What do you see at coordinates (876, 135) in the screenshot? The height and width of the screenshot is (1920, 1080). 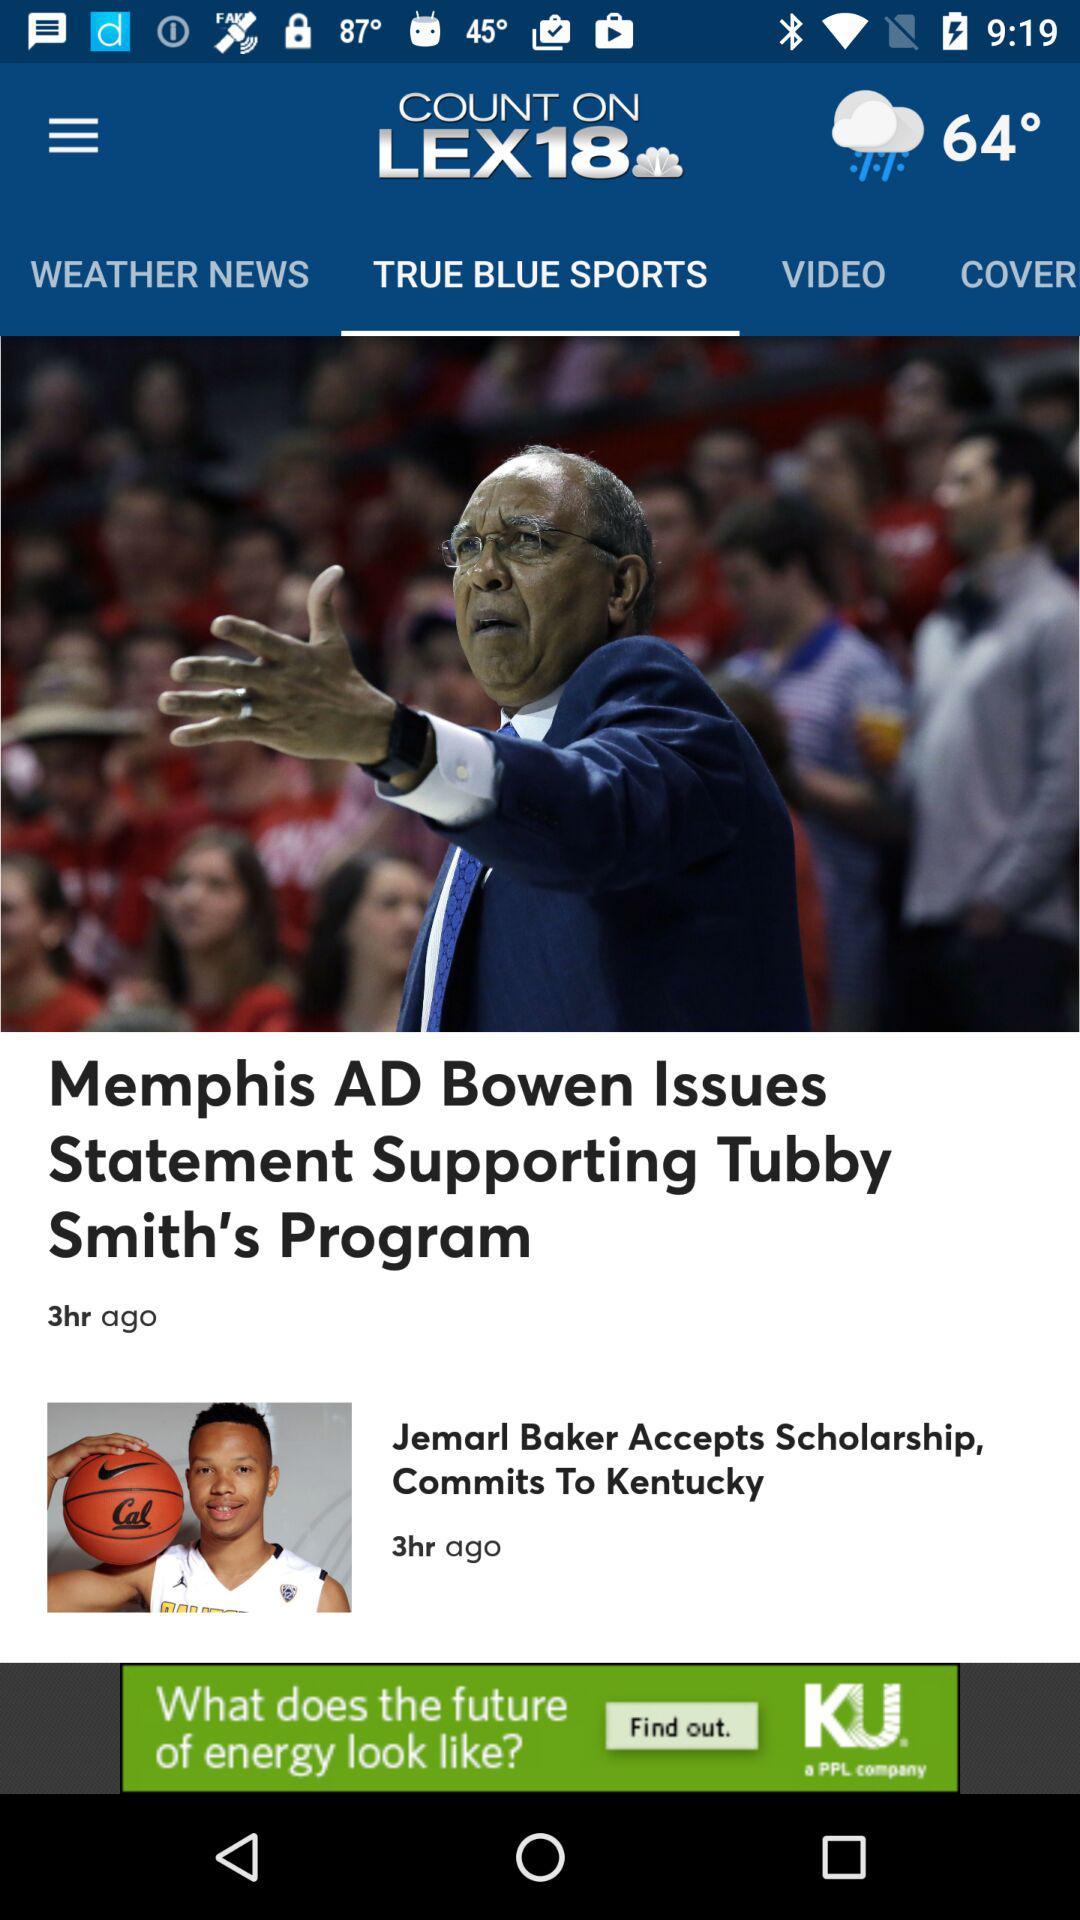 I see `the button is used to know weather` at bounding box center [876, 135].